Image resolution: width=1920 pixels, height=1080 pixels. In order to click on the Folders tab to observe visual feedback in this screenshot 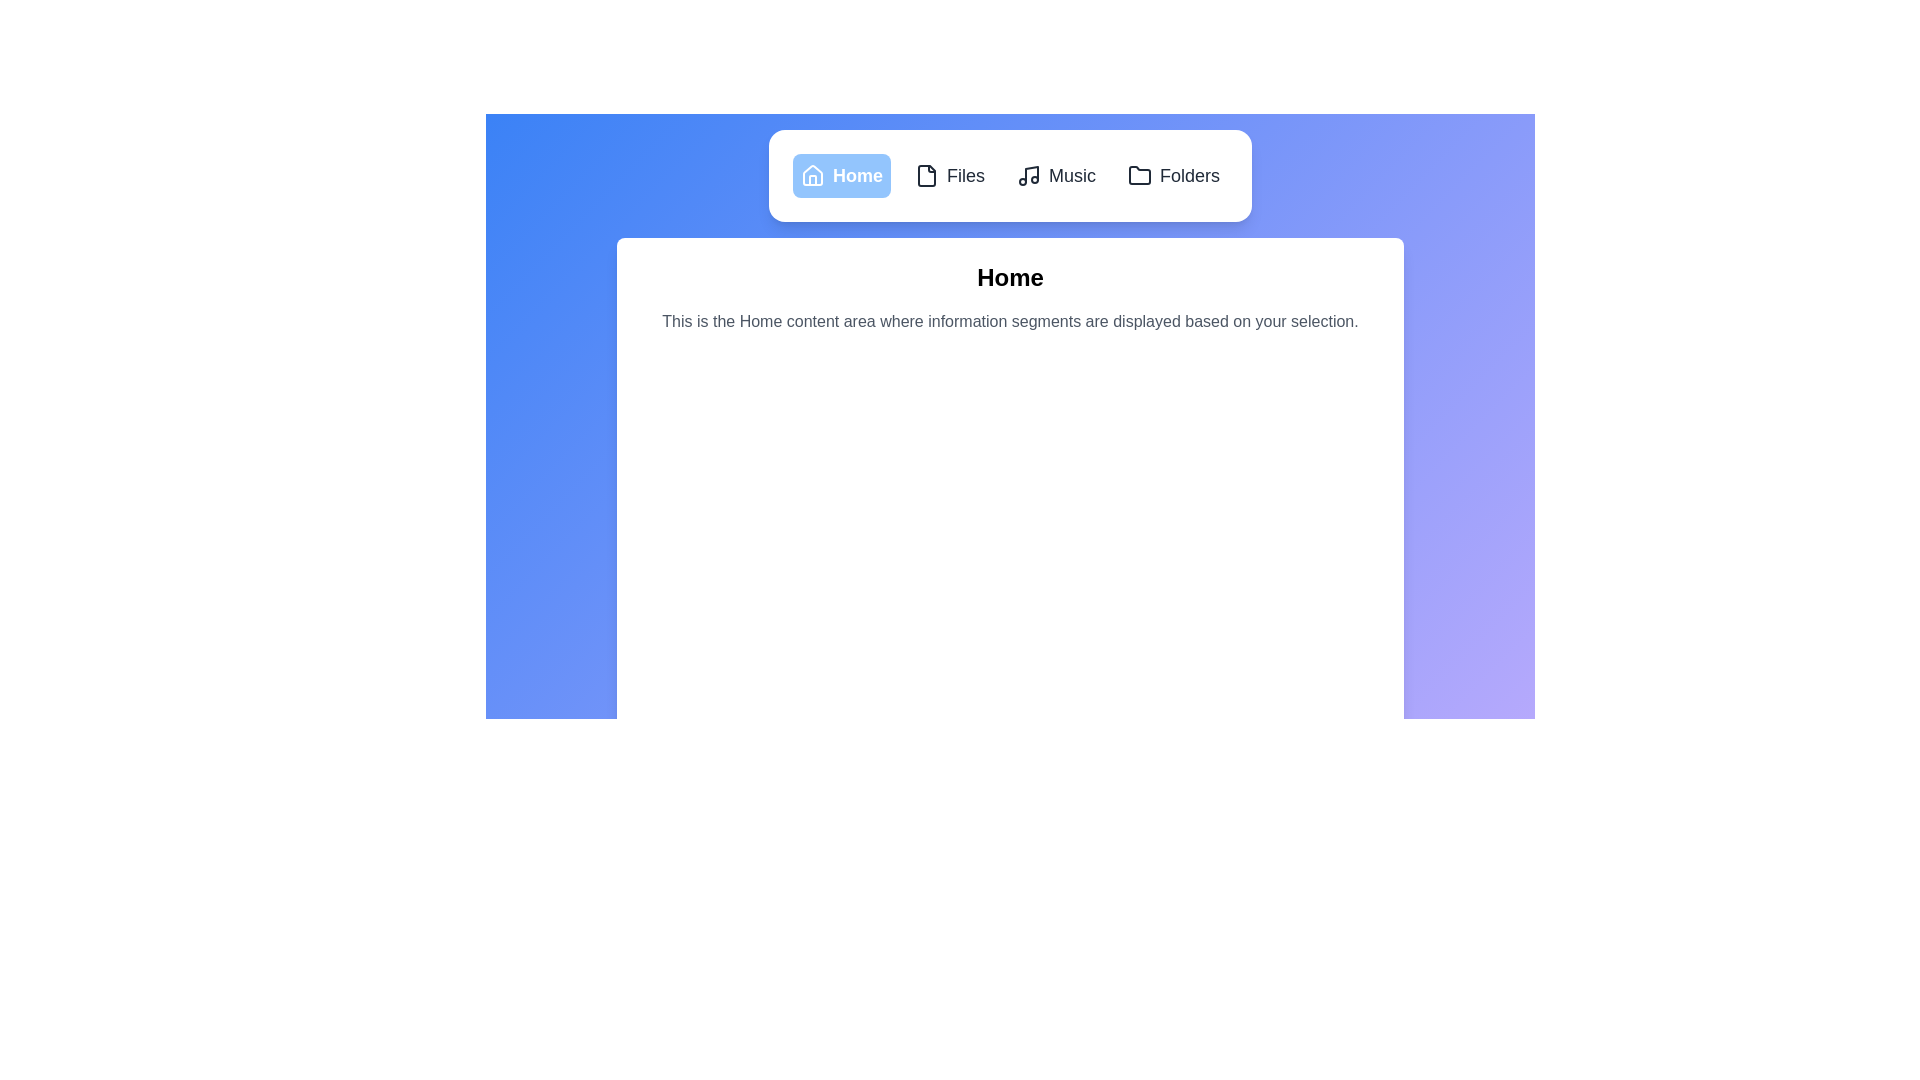, I will do `click(1174, 175)`.